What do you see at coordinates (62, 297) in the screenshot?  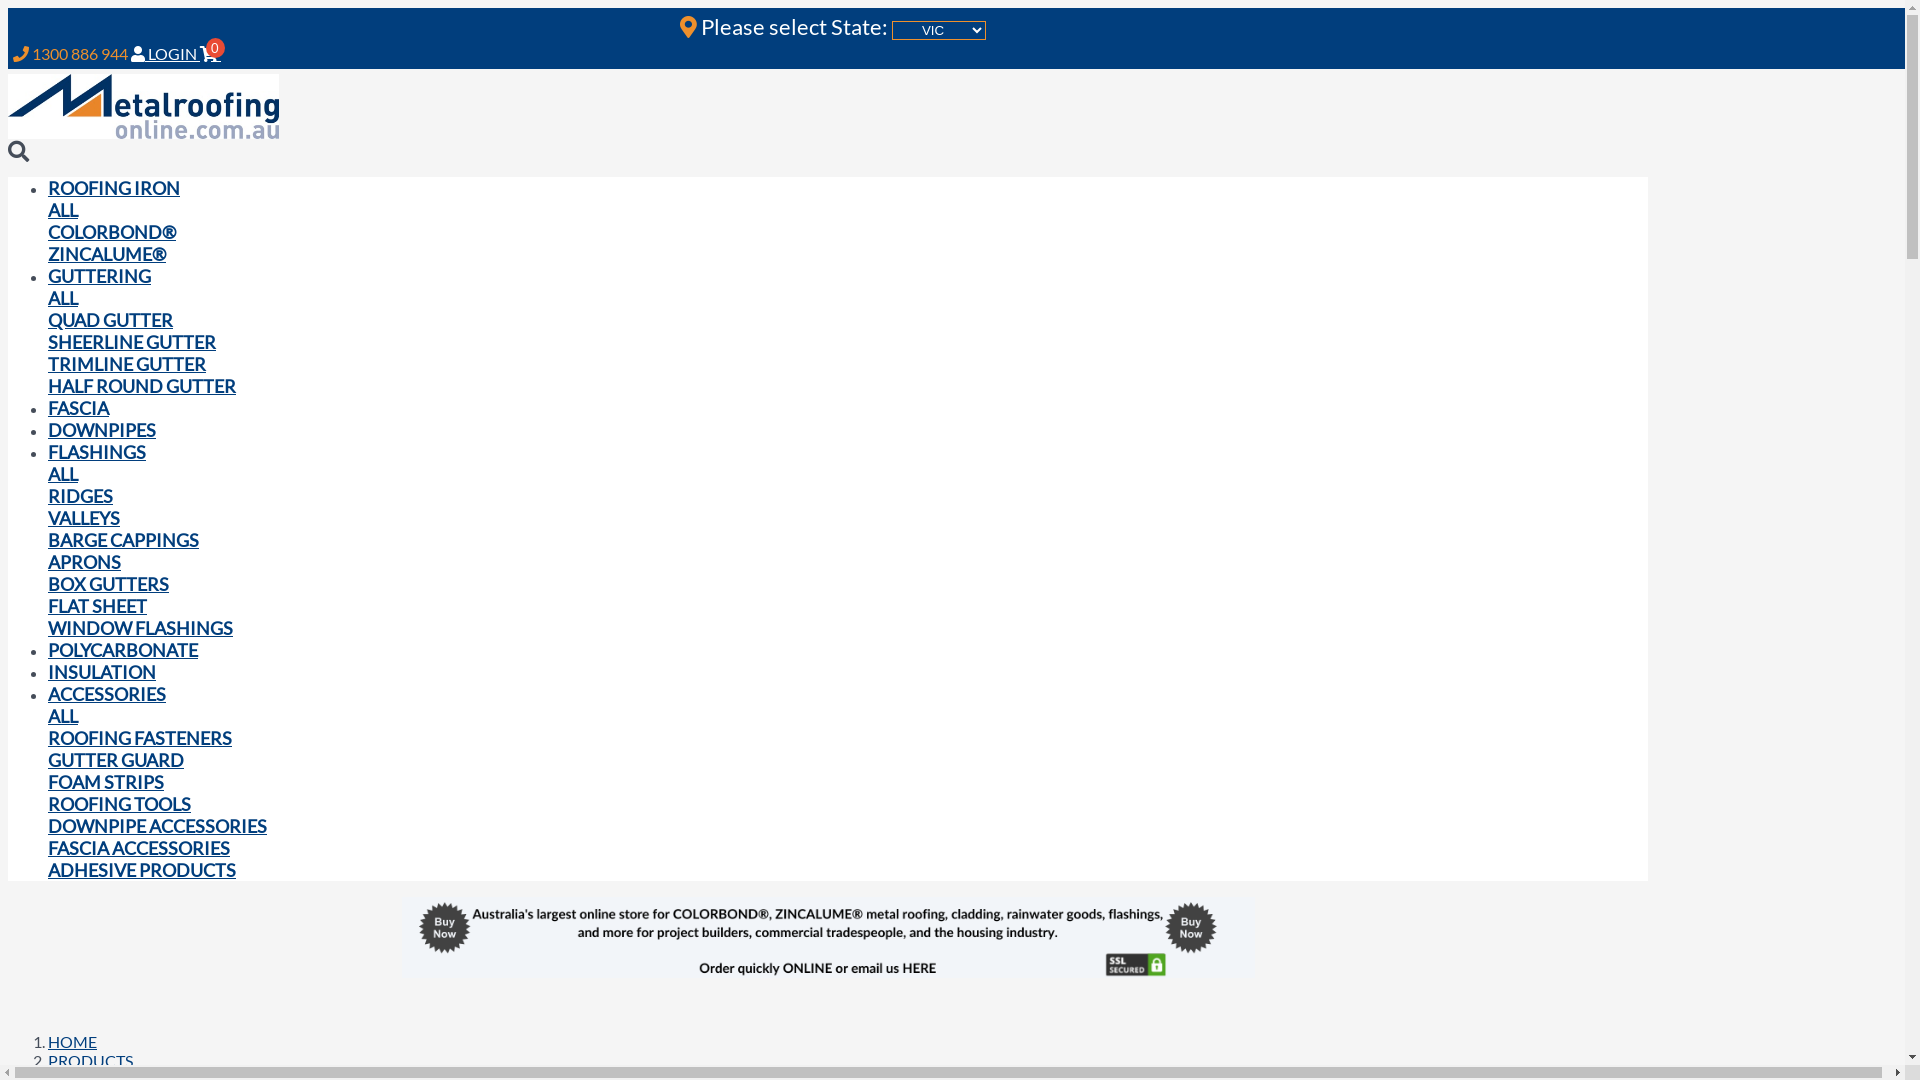 I see `'ALL'` at bounding box center [62, 297].